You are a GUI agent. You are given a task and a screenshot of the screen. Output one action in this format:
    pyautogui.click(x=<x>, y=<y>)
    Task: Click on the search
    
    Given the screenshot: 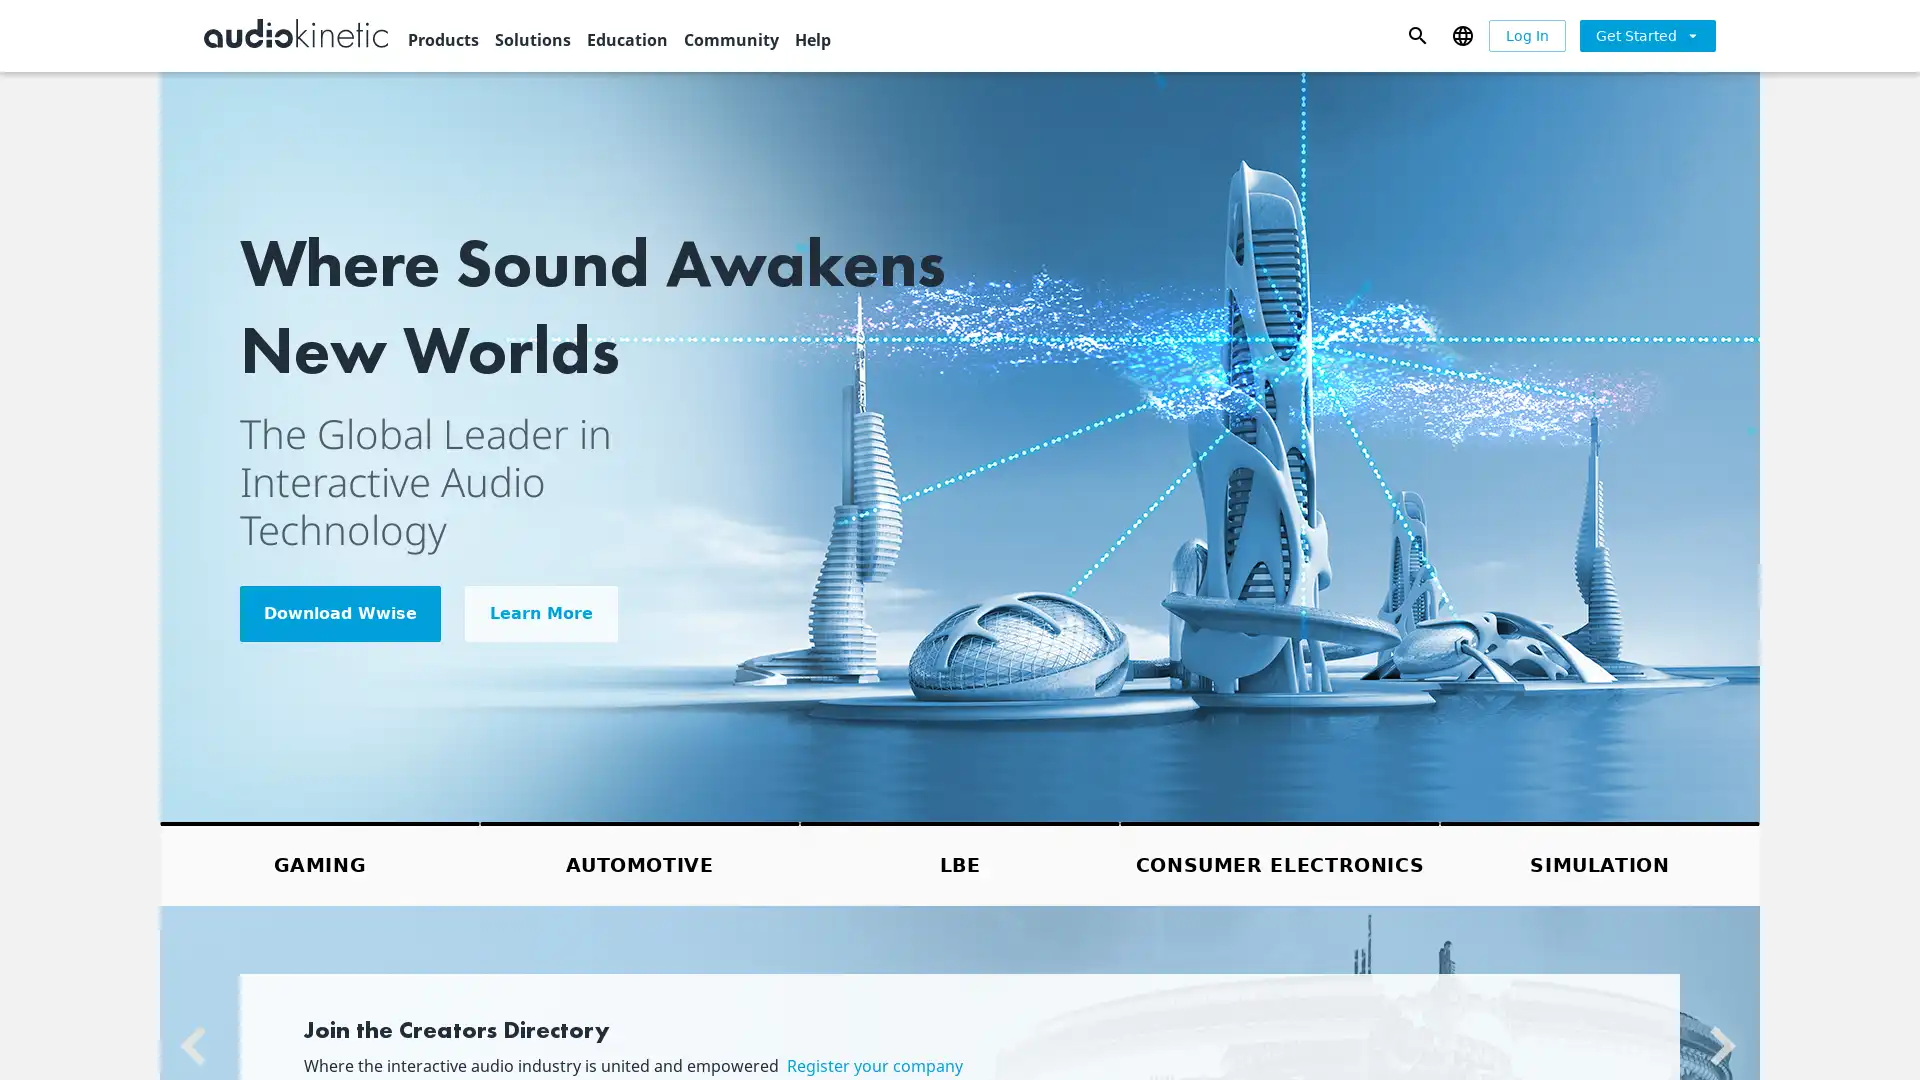 What is the action you would take?
    pyautogui.click(x=1416, y=34)
    